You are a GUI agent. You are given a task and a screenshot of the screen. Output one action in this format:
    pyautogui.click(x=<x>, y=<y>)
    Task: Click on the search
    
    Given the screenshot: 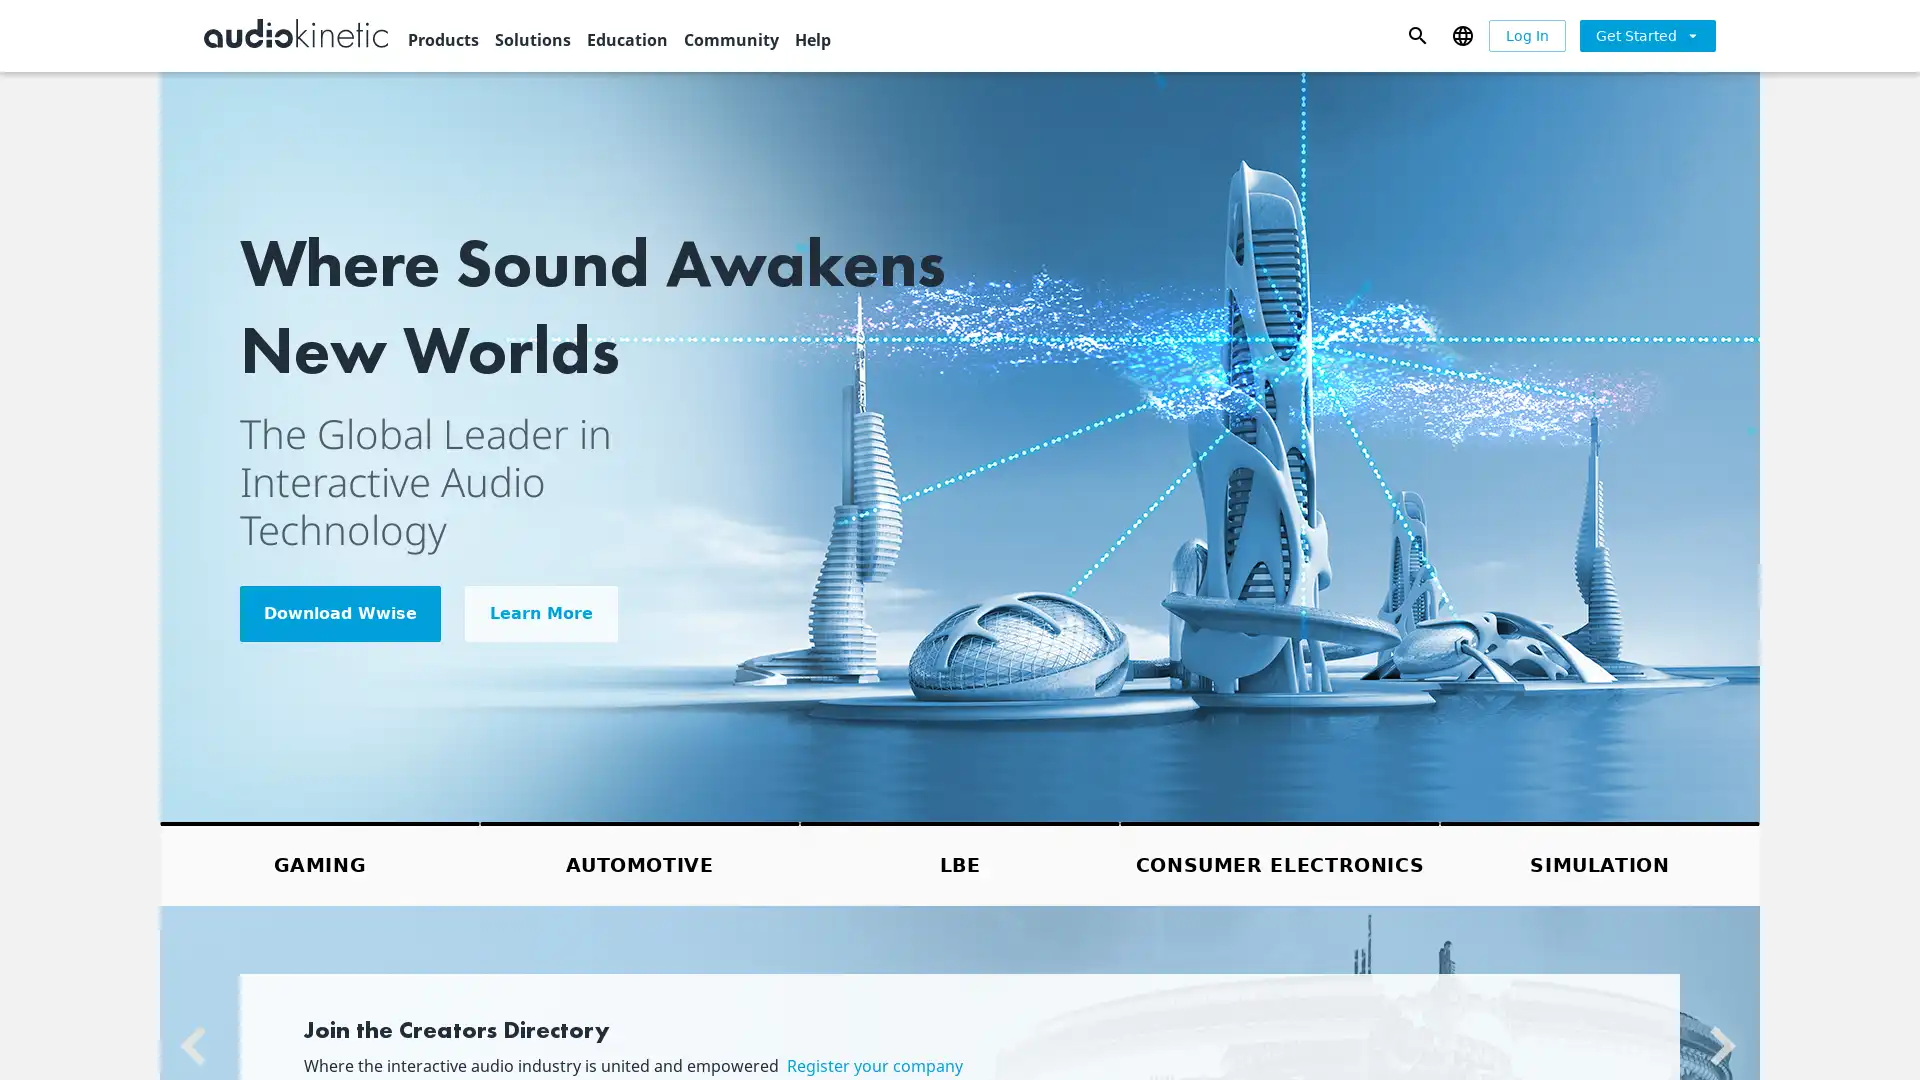 What is the action you would take?
    pyautogui.click(x=1416, y=34)
    